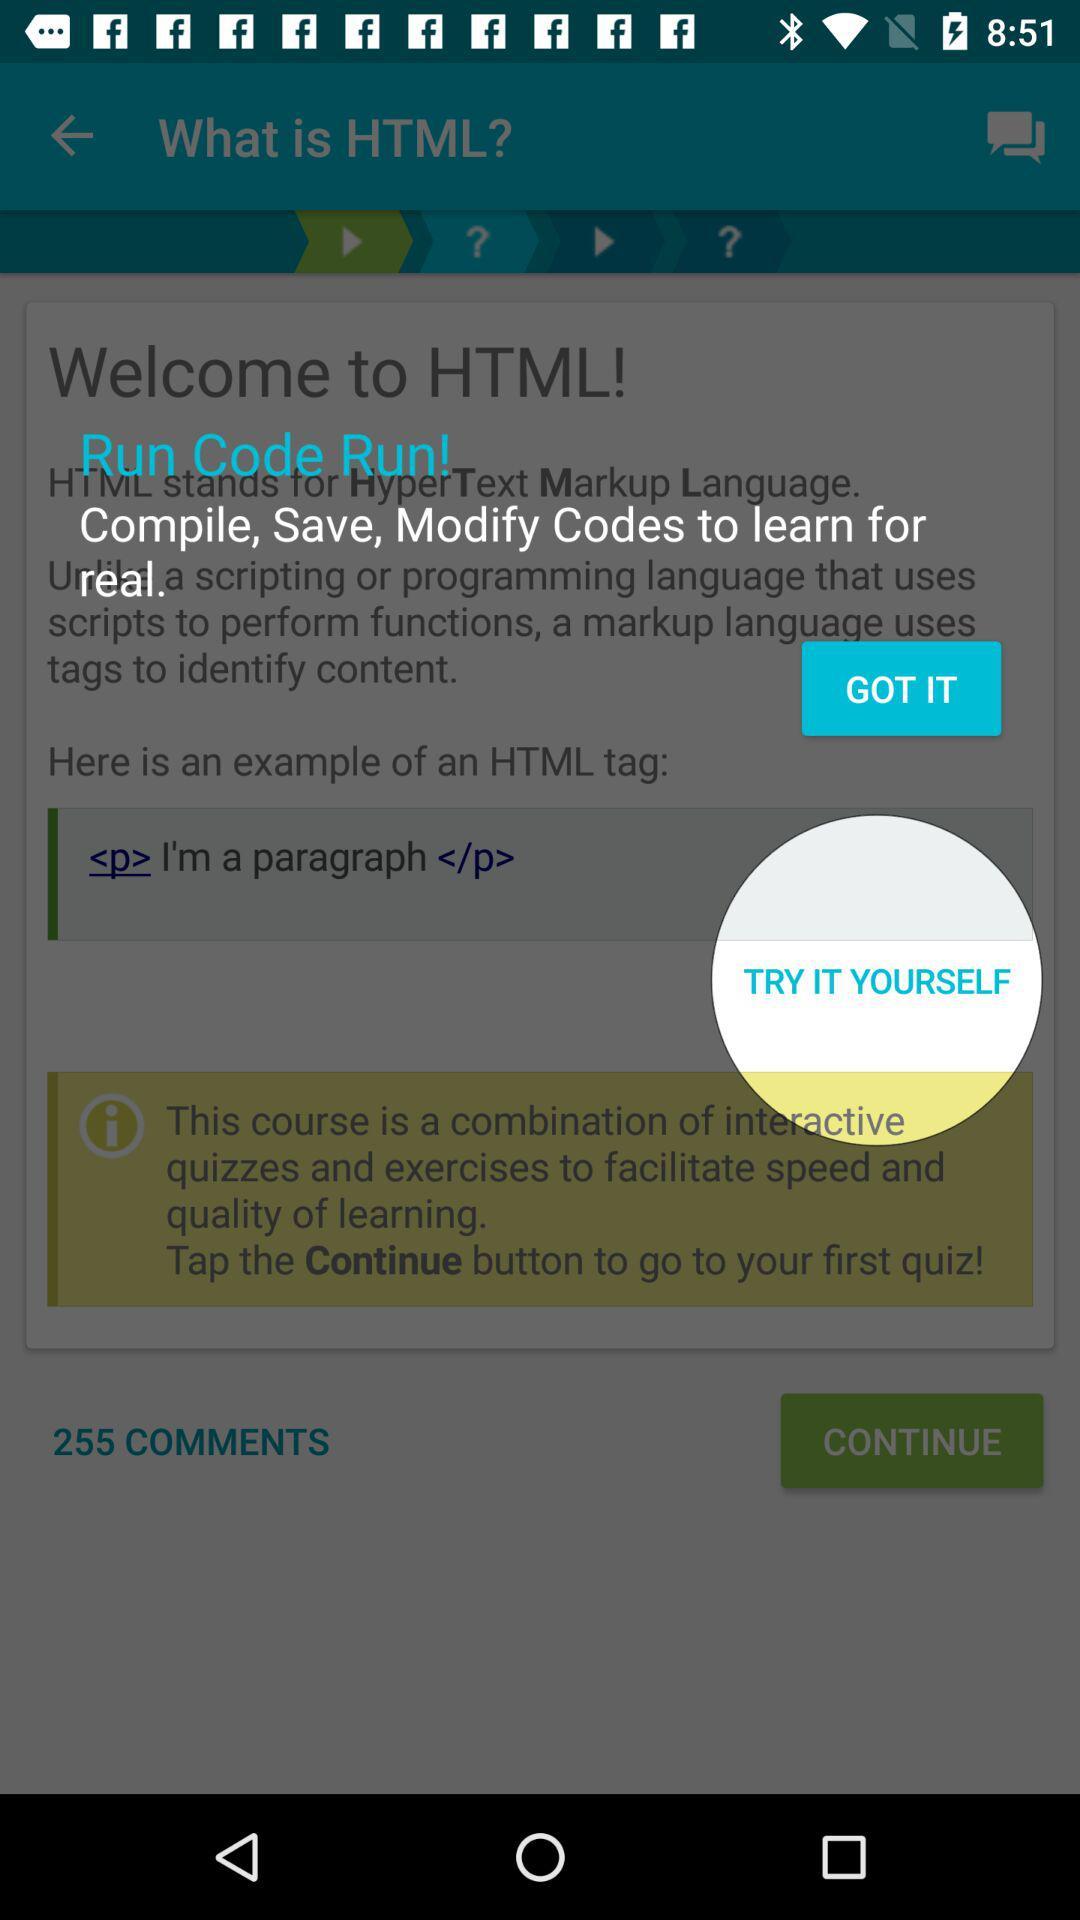 This screenshot has width=1080, height=1920. What do you see at coordinates (601, 240) in the screenshot?
I see `the this step` at bounding box center [601, 240].